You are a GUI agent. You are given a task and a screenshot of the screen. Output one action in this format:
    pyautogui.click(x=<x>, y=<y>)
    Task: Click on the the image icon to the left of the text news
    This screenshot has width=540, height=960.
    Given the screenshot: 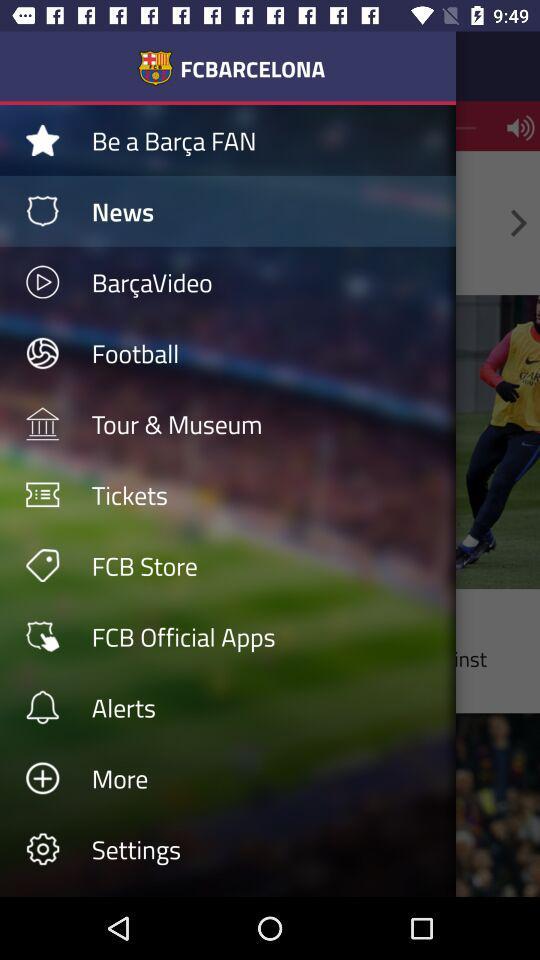 What is the action you would take?
    pyautogui.click(x=42, y=211)
    